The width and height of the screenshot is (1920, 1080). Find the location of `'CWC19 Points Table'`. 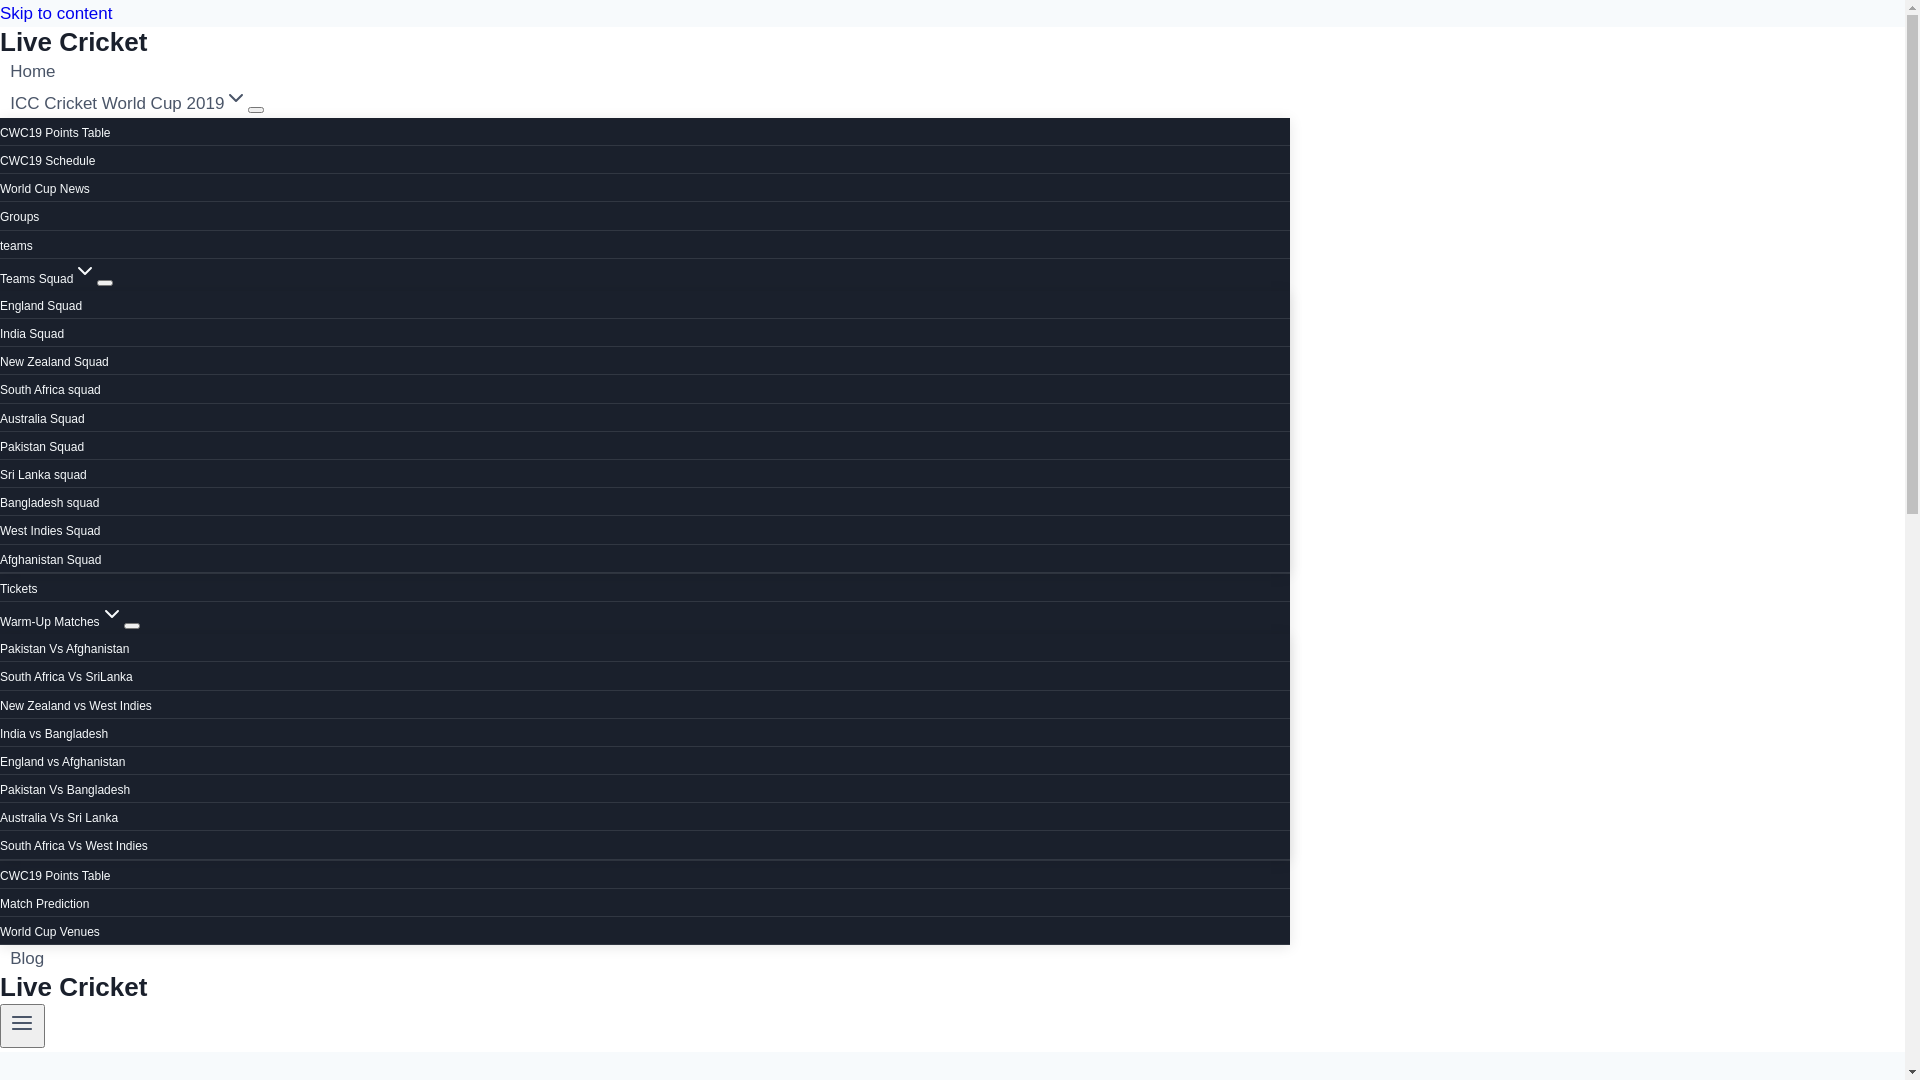

'CWC19 Points Table' is located at coordinates (55, 874).